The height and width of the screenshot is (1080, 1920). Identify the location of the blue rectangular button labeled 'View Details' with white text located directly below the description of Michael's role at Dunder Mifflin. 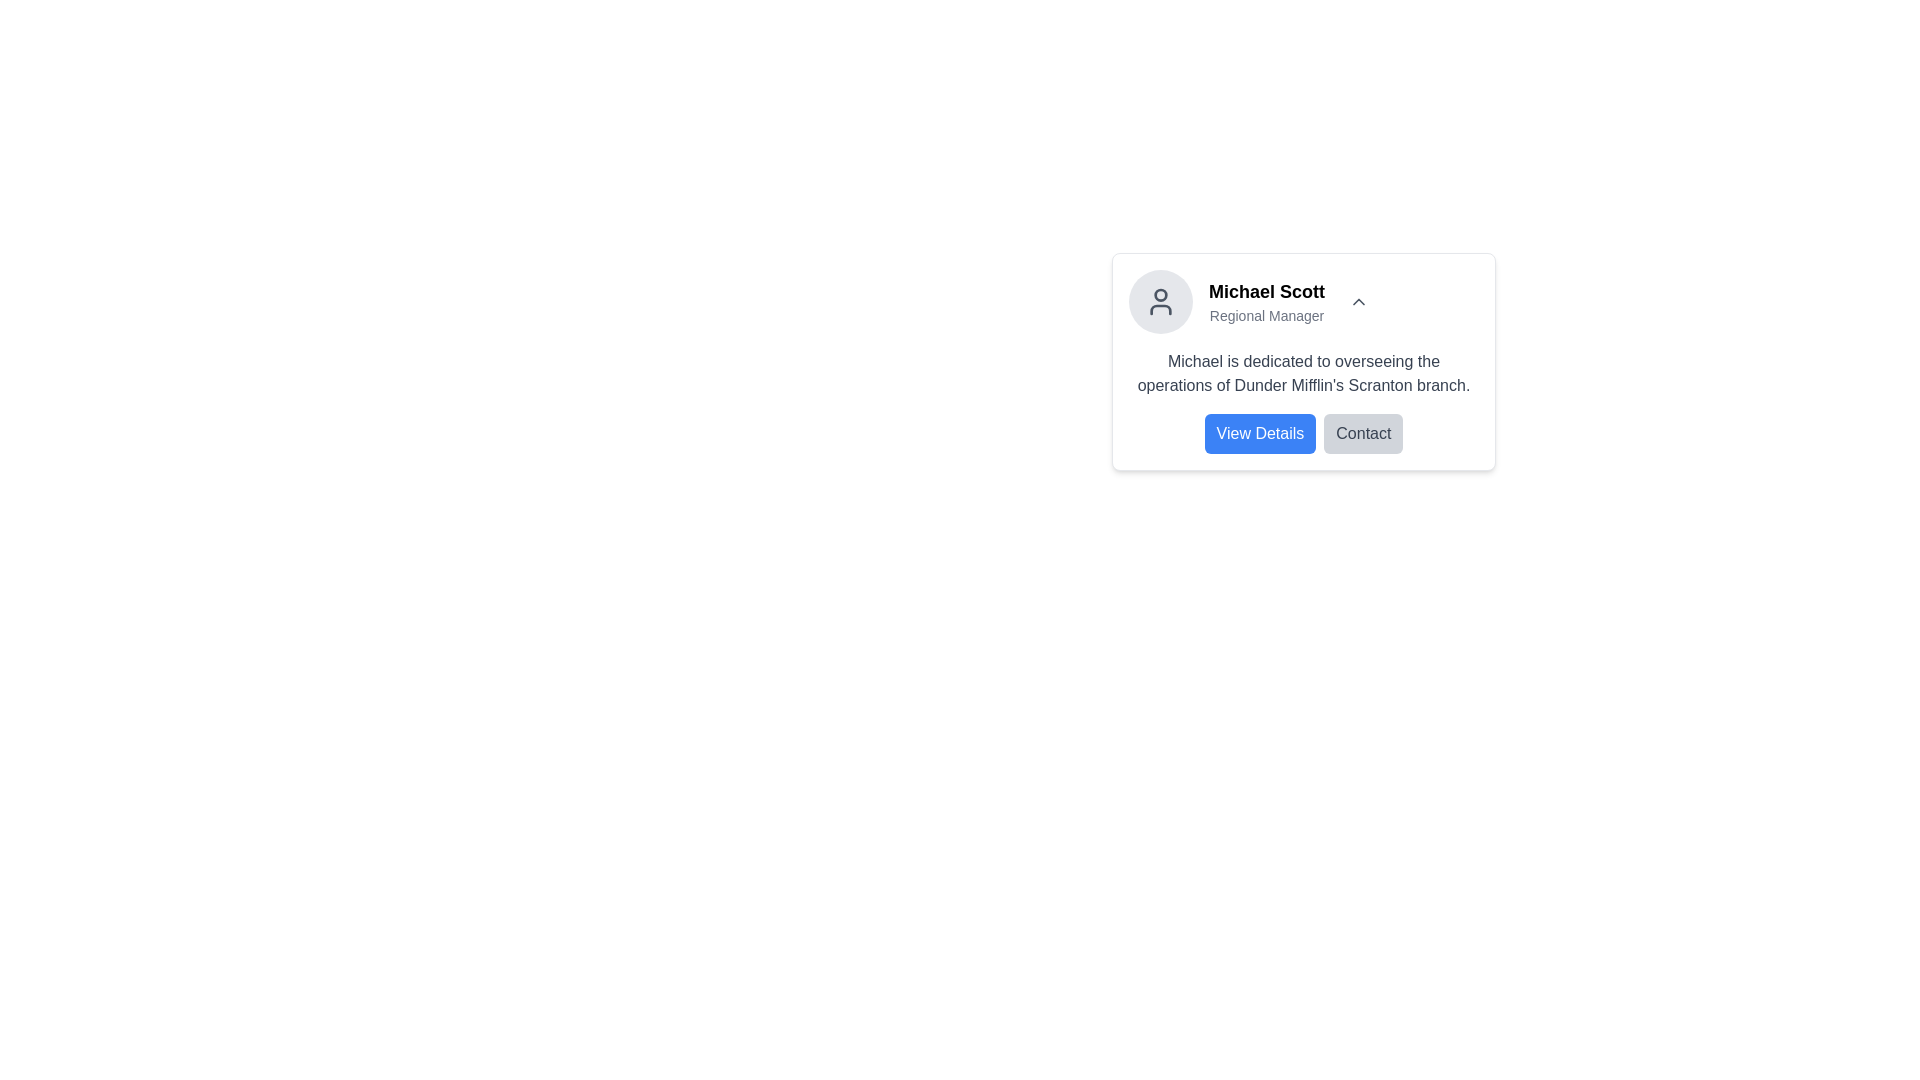
(1304, 433).